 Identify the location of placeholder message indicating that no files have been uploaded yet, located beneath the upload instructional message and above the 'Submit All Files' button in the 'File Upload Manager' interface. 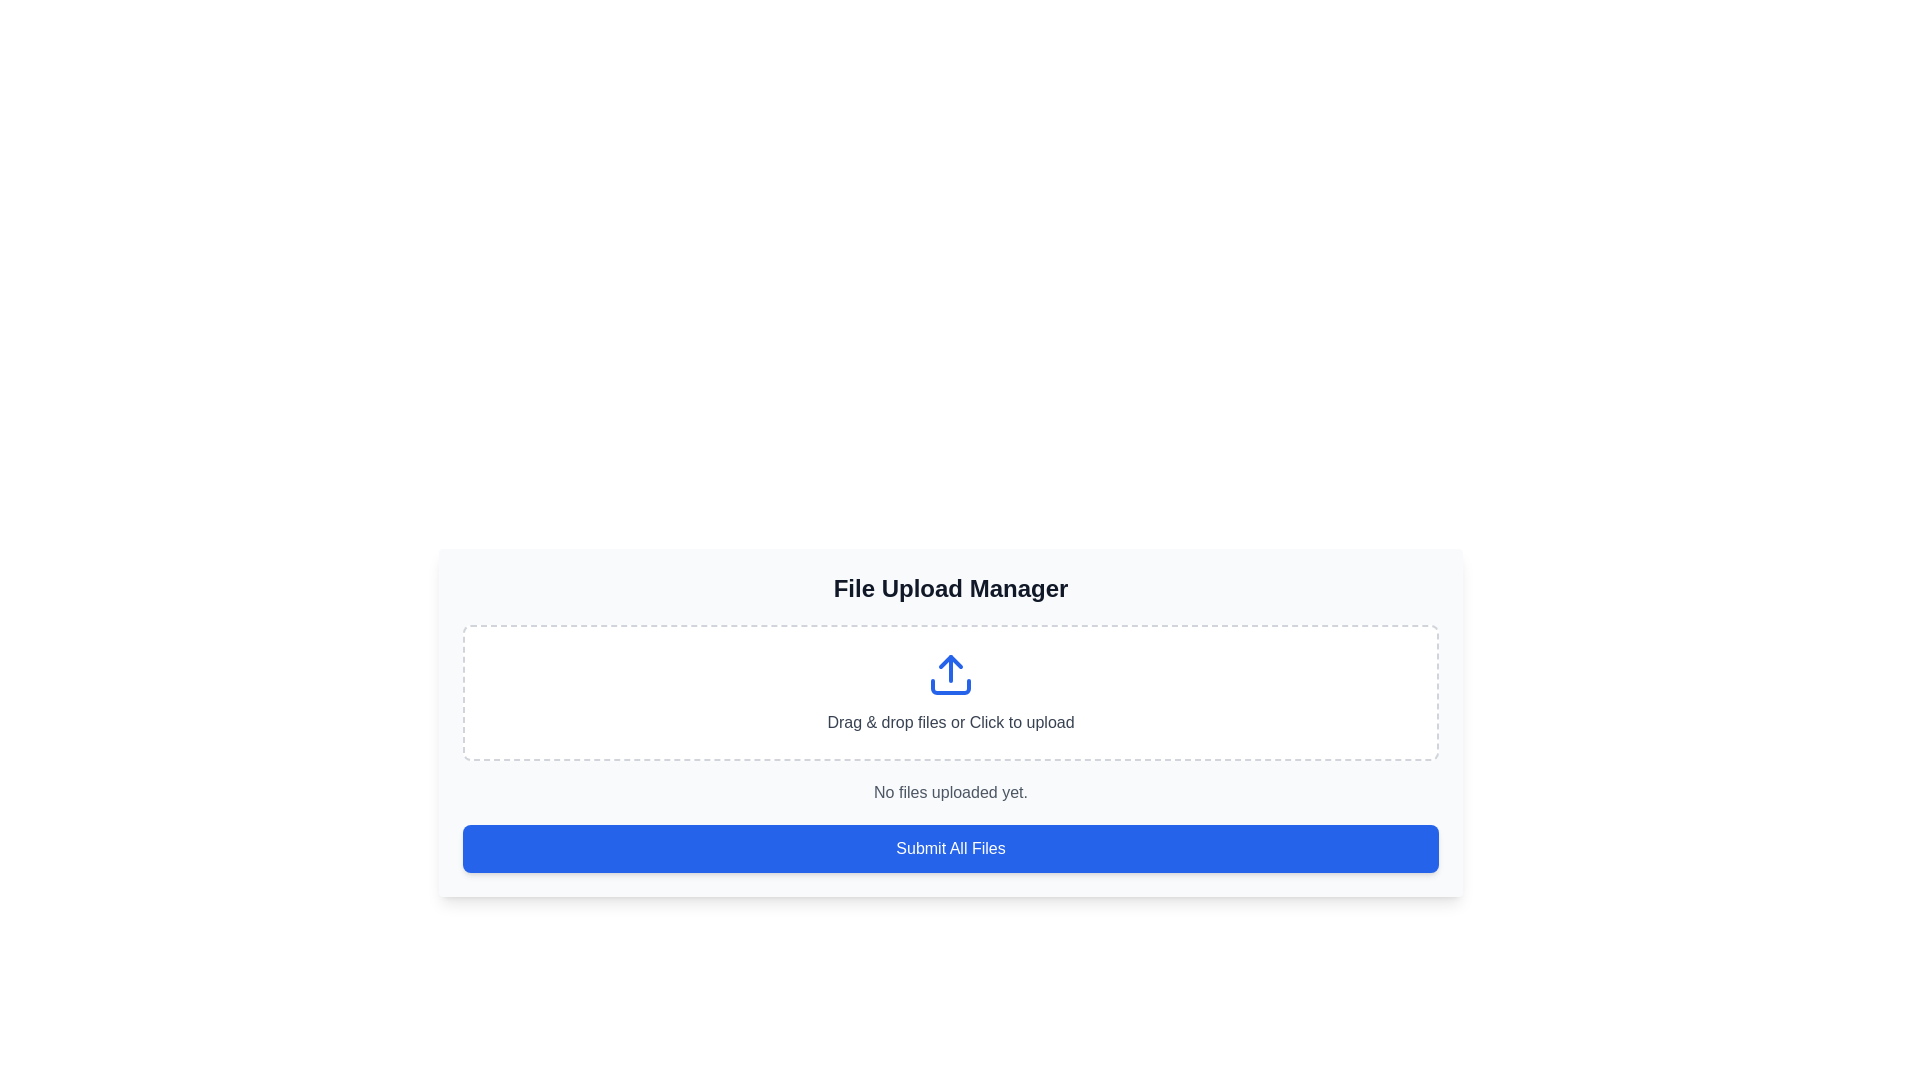
(949, 792).